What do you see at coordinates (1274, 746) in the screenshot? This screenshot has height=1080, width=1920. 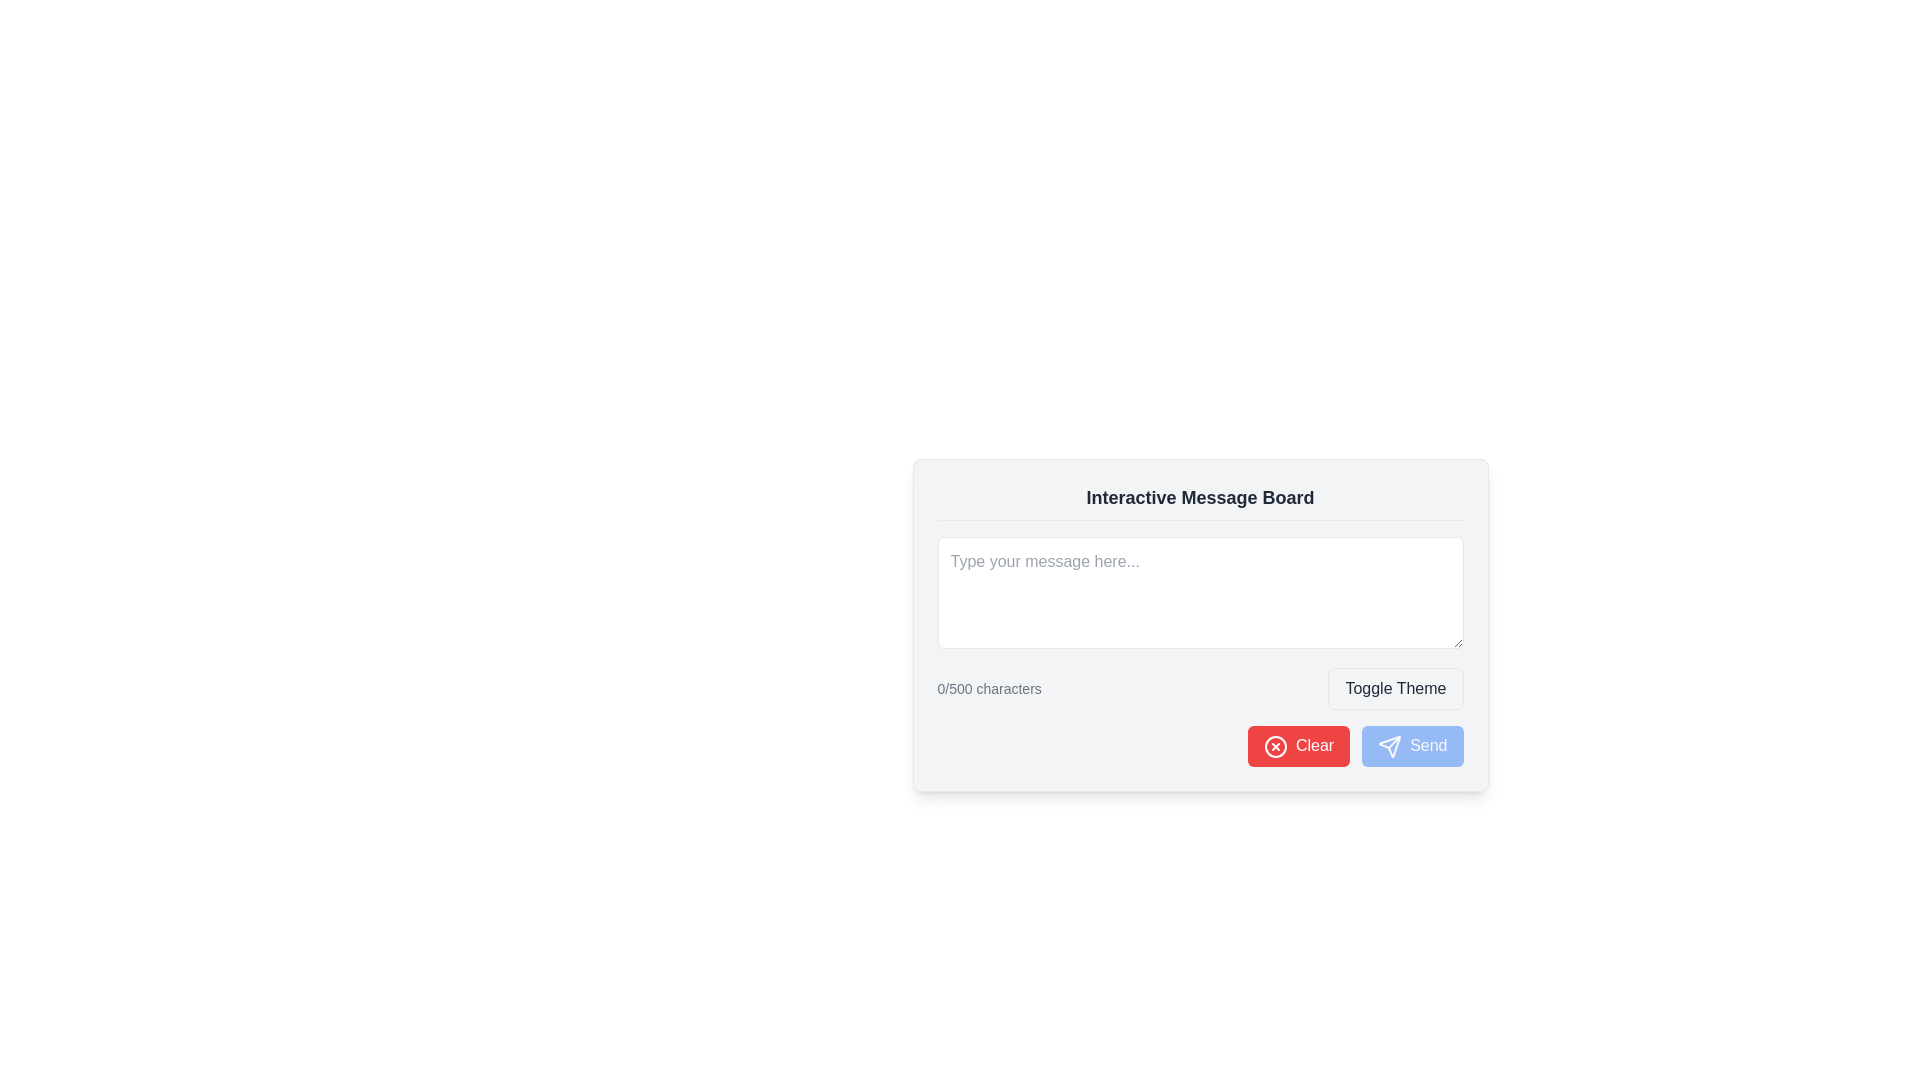 I see `the graphical design of the icon depicted as a circle with a cross inside, located within the 'Clear' button at the bottom right of the 'Interactive Message Board' interface` at bounding box center [1274, 746].